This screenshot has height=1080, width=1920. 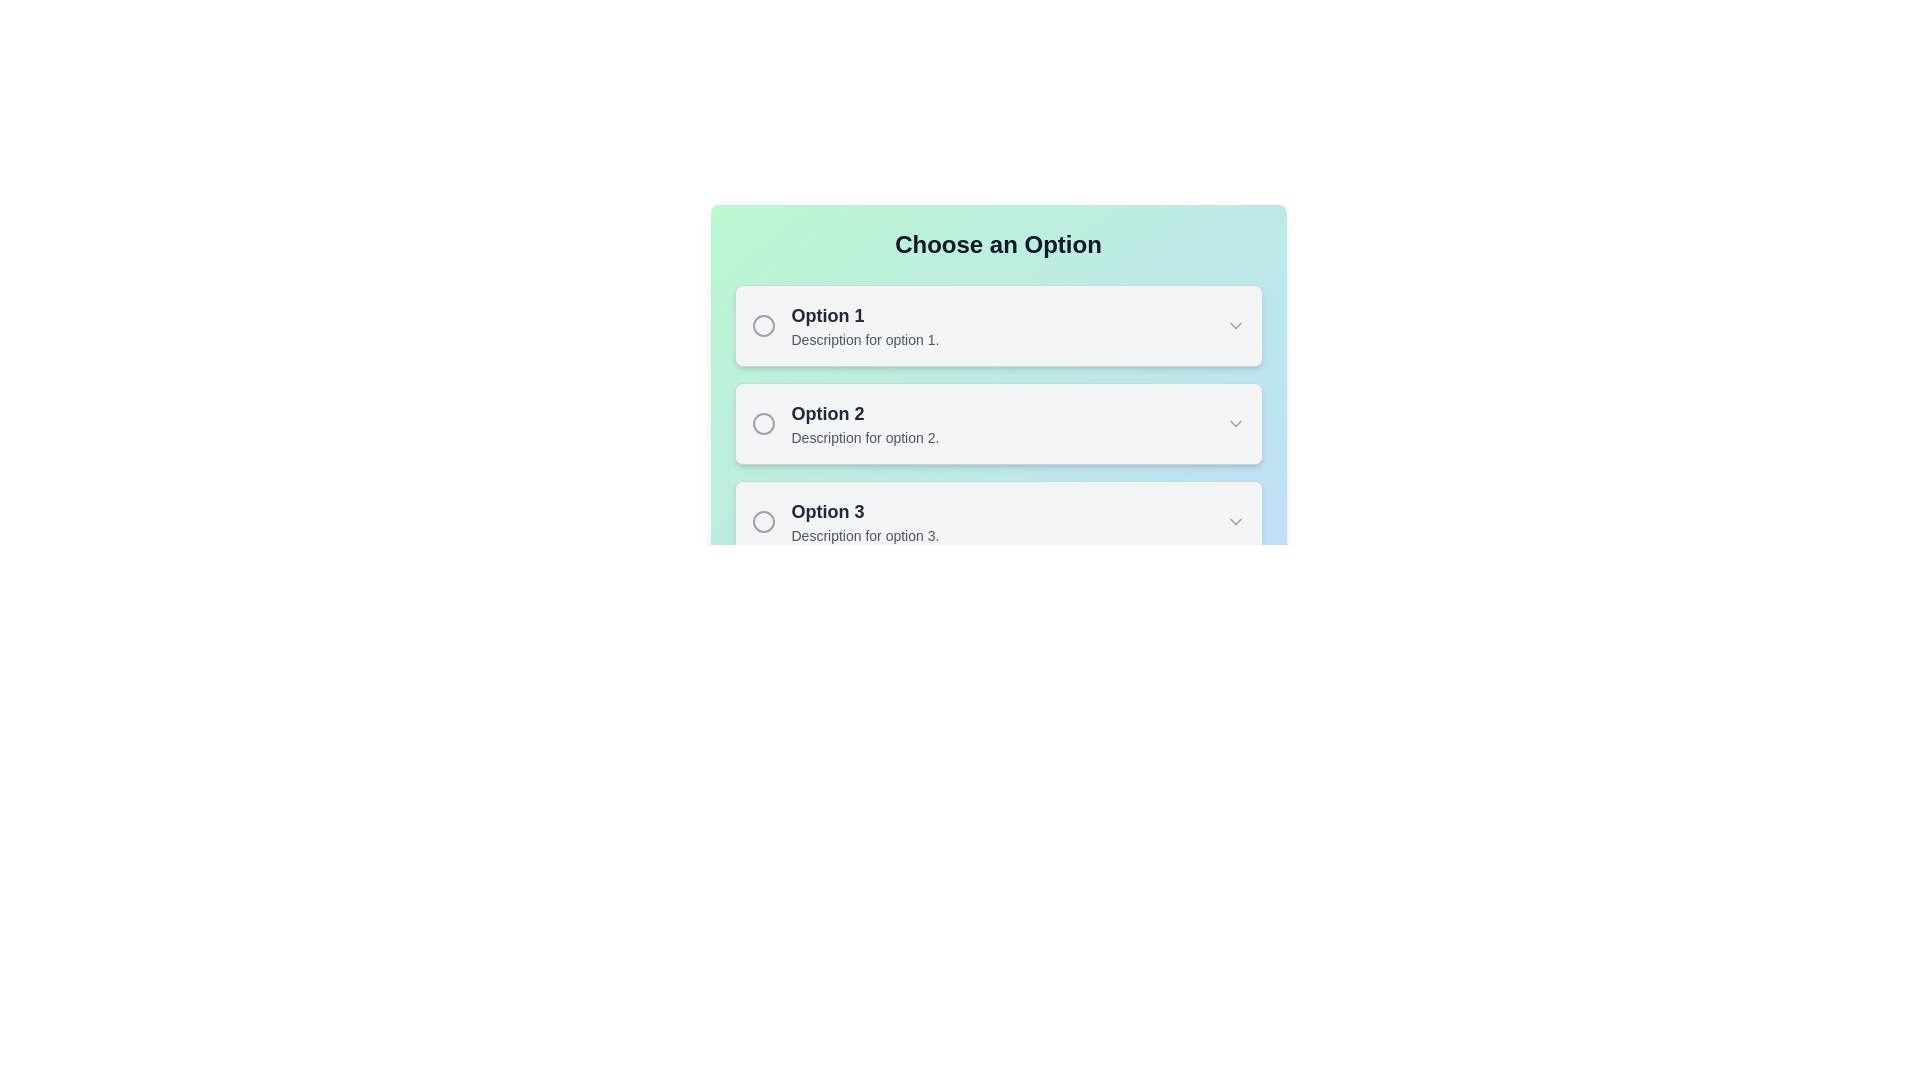 What do you see at coordinates (762, 423) in the screenshot?
I see `the center of the hollow circular graphic element that precedes the text 'Option 2Description for option 2.'` at bounding box center [762, 423].